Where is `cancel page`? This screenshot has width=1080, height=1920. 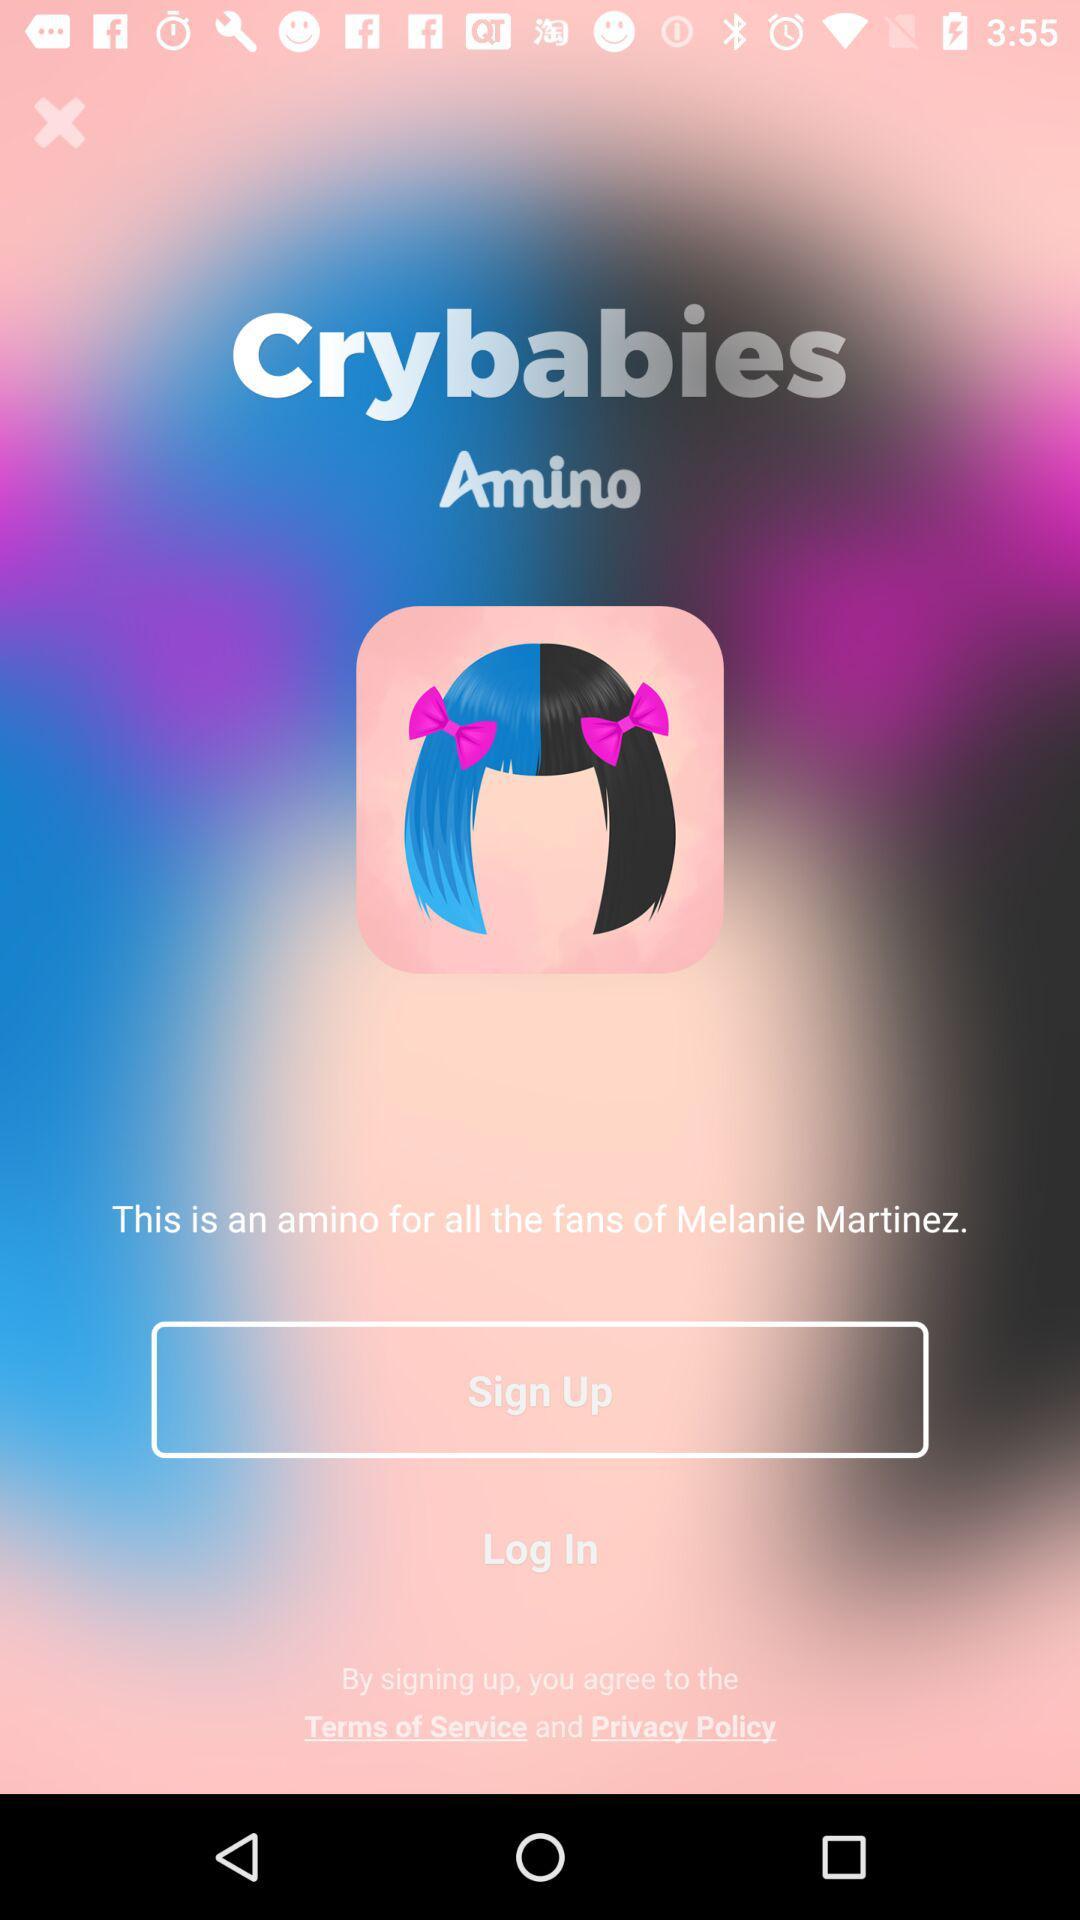
cancel page is located at coordinates (59, 122).